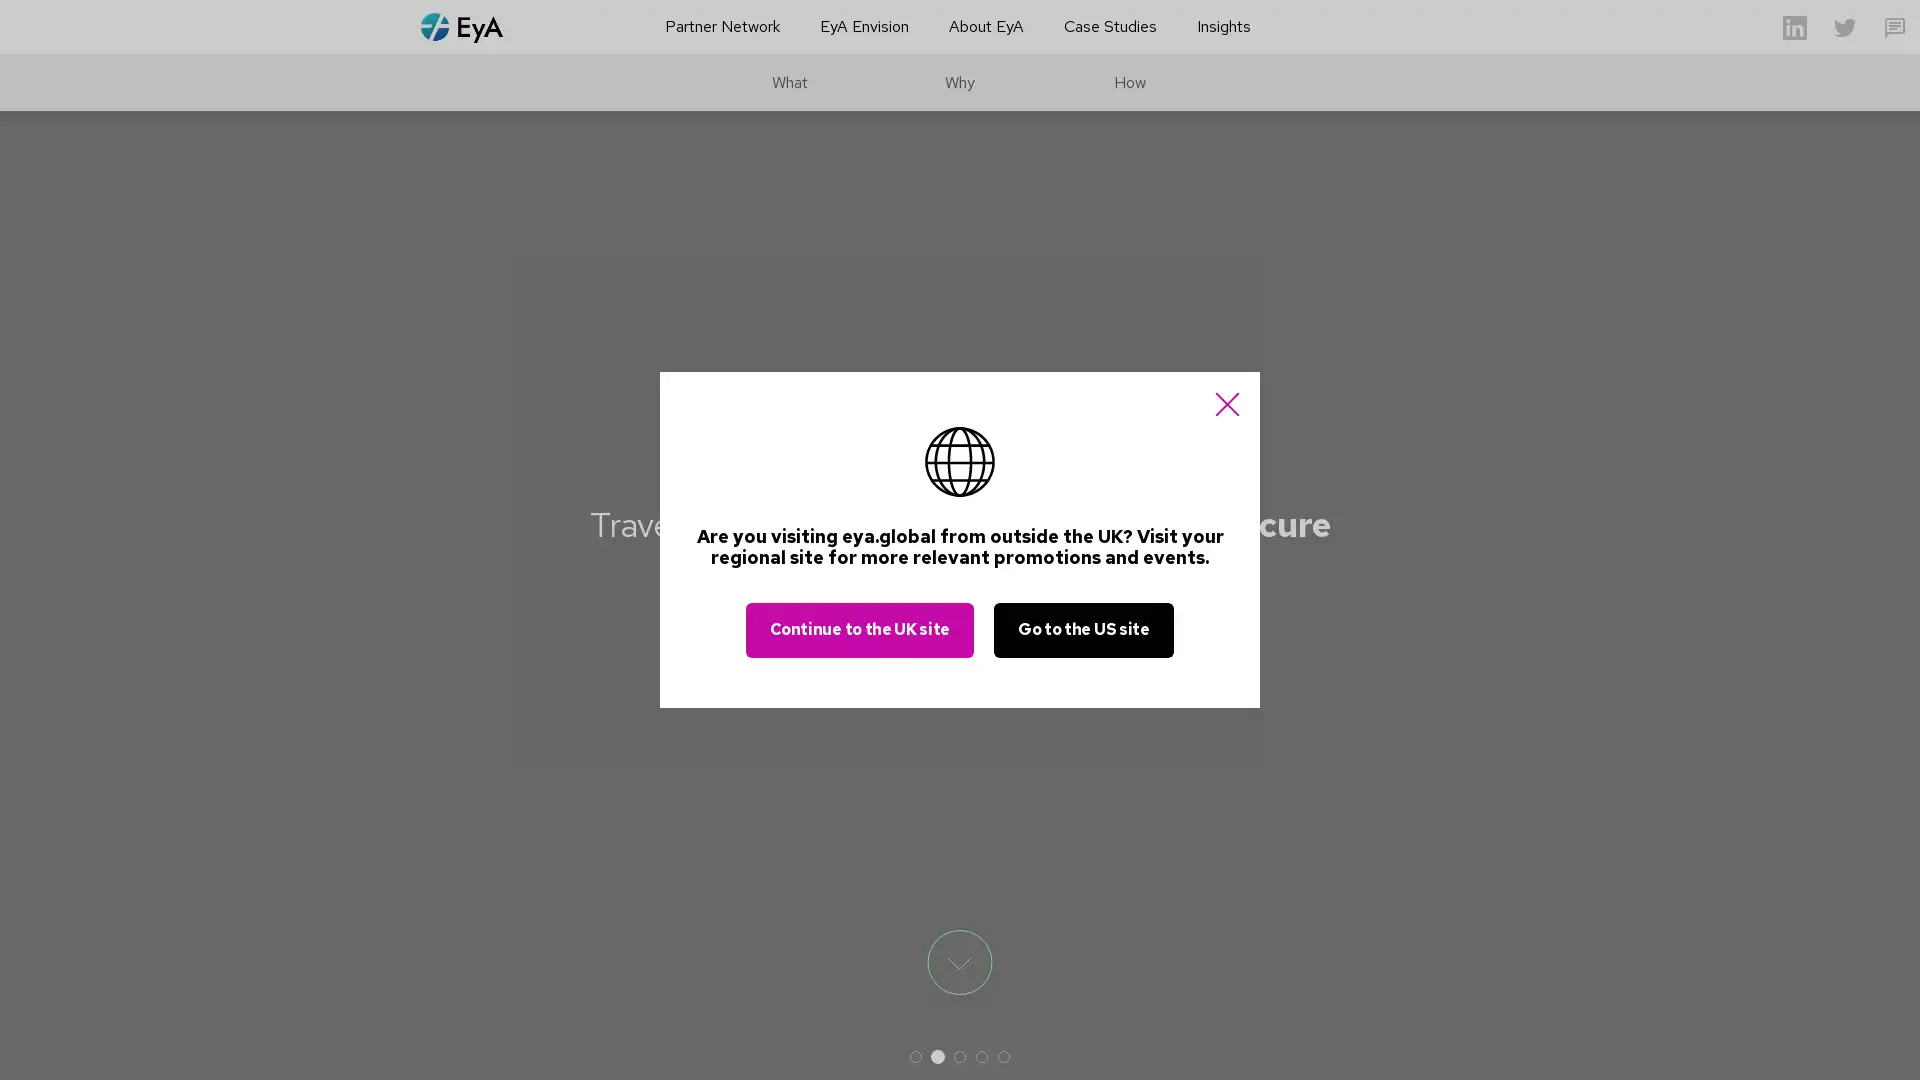 Image resolution: width=1920 pixels, height=1080 pixels. Describe the element at coordinates (1003, 1055) in the screenshot. I see `5` at that location.